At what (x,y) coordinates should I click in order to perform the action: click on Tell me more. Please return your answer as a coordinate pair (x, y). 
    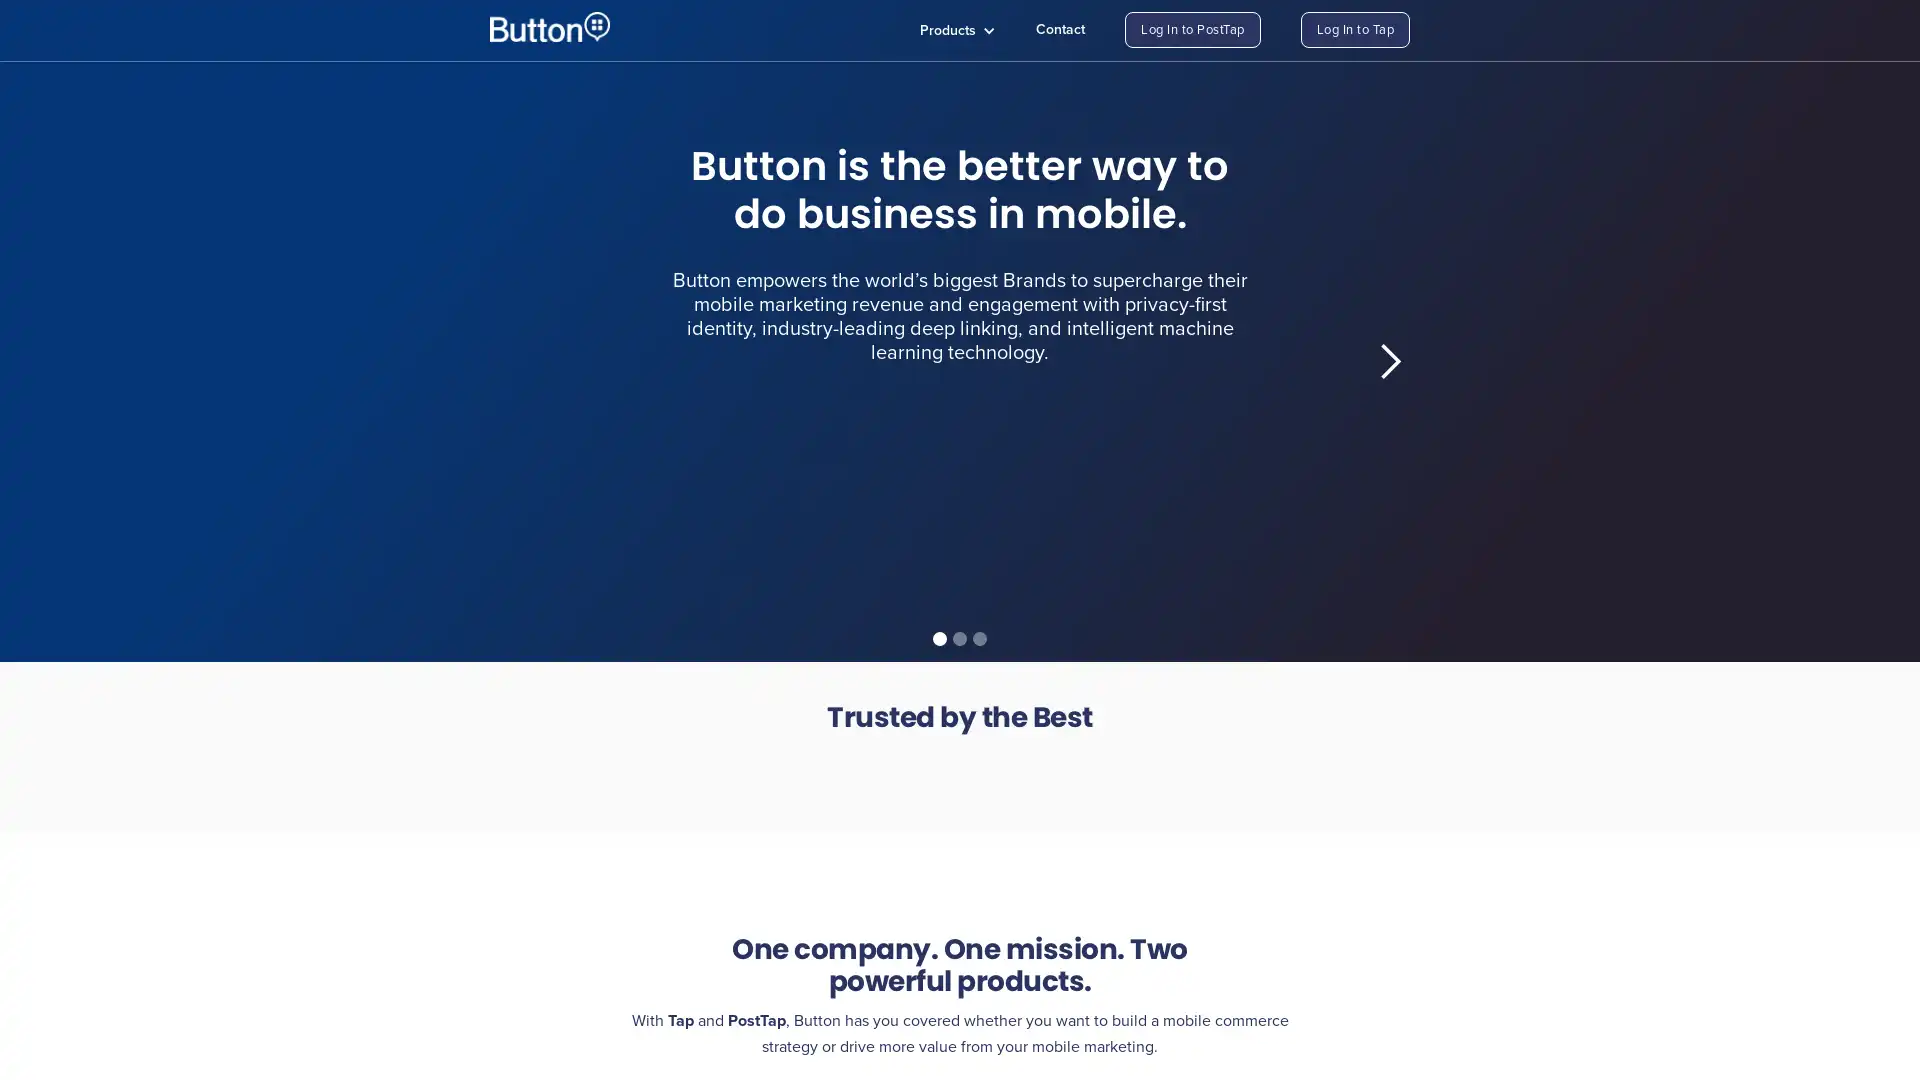
    Looking at the image, I should click on (1159, 523).